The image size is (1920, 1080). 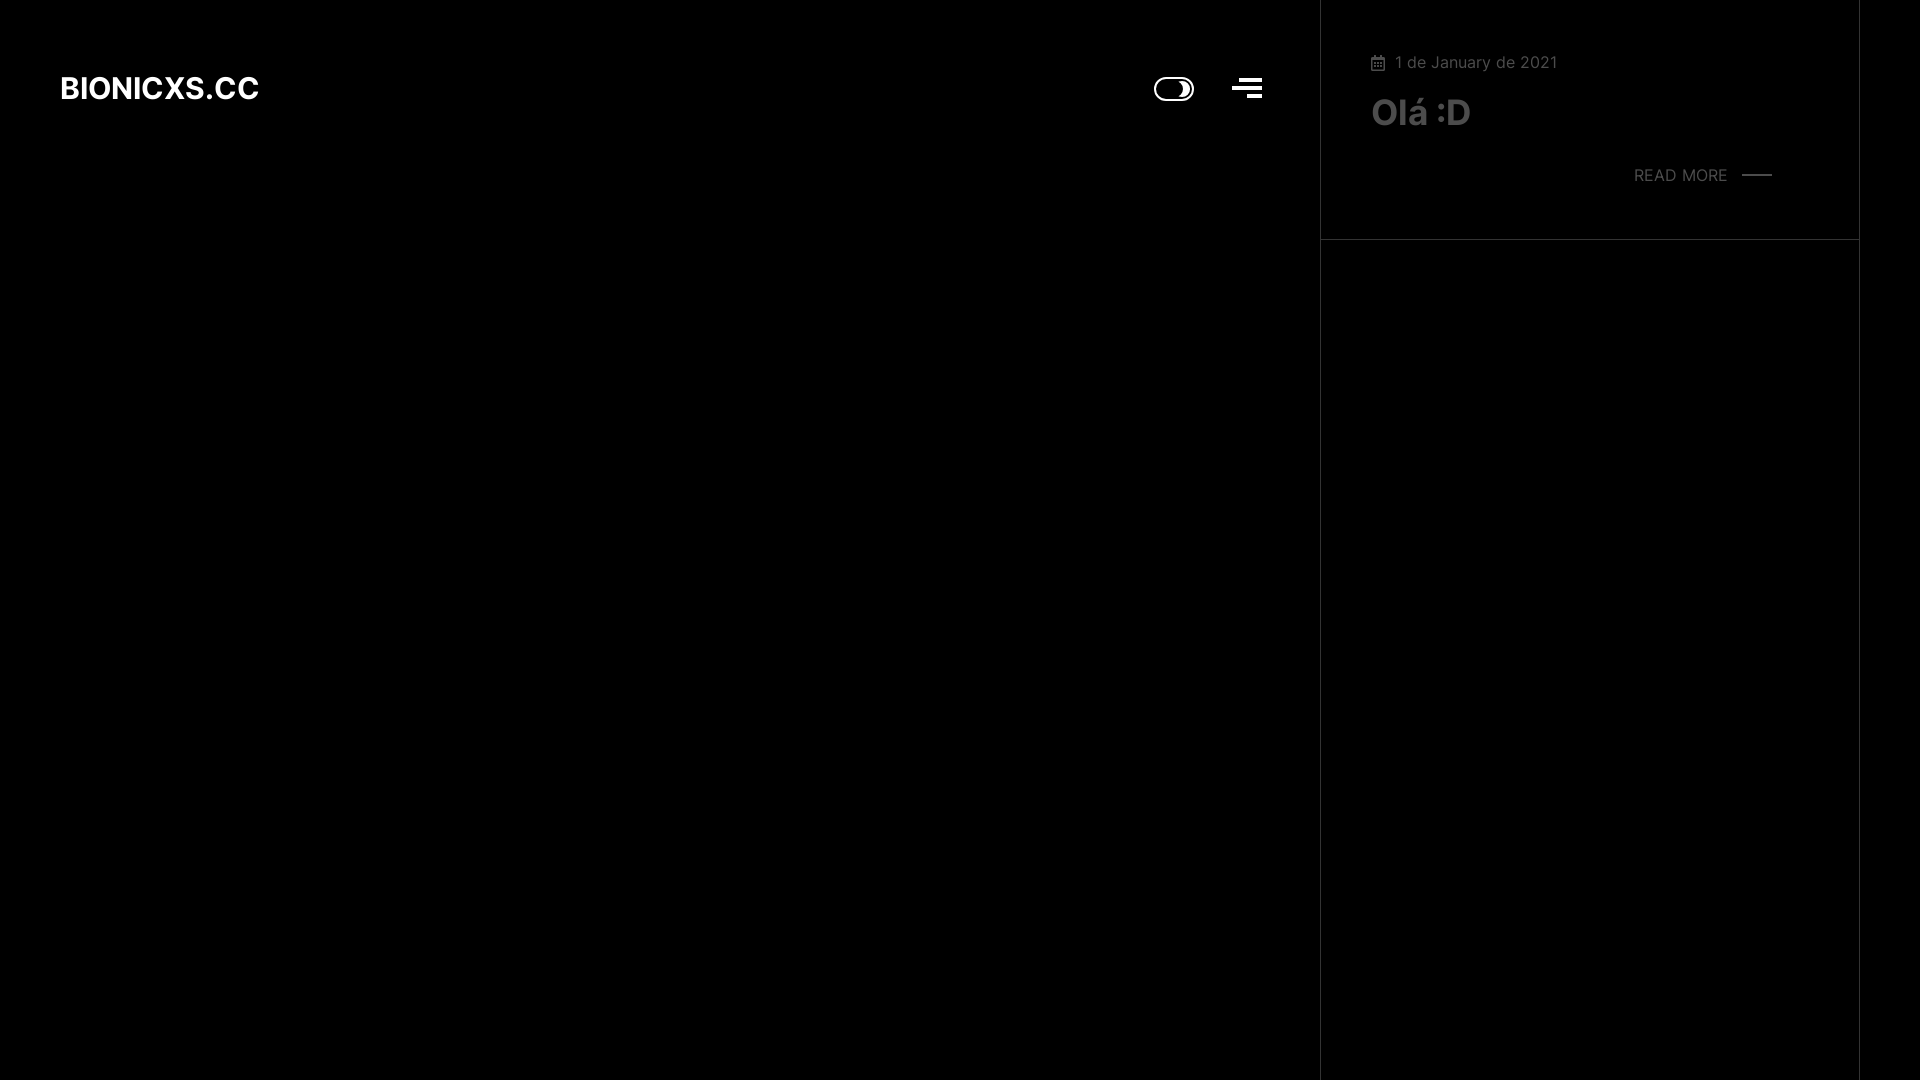 What do you see at coordinates (158, 92) in the screenshot?
I see `'BIONICXS.CC'` at bounding box center [158, 92].